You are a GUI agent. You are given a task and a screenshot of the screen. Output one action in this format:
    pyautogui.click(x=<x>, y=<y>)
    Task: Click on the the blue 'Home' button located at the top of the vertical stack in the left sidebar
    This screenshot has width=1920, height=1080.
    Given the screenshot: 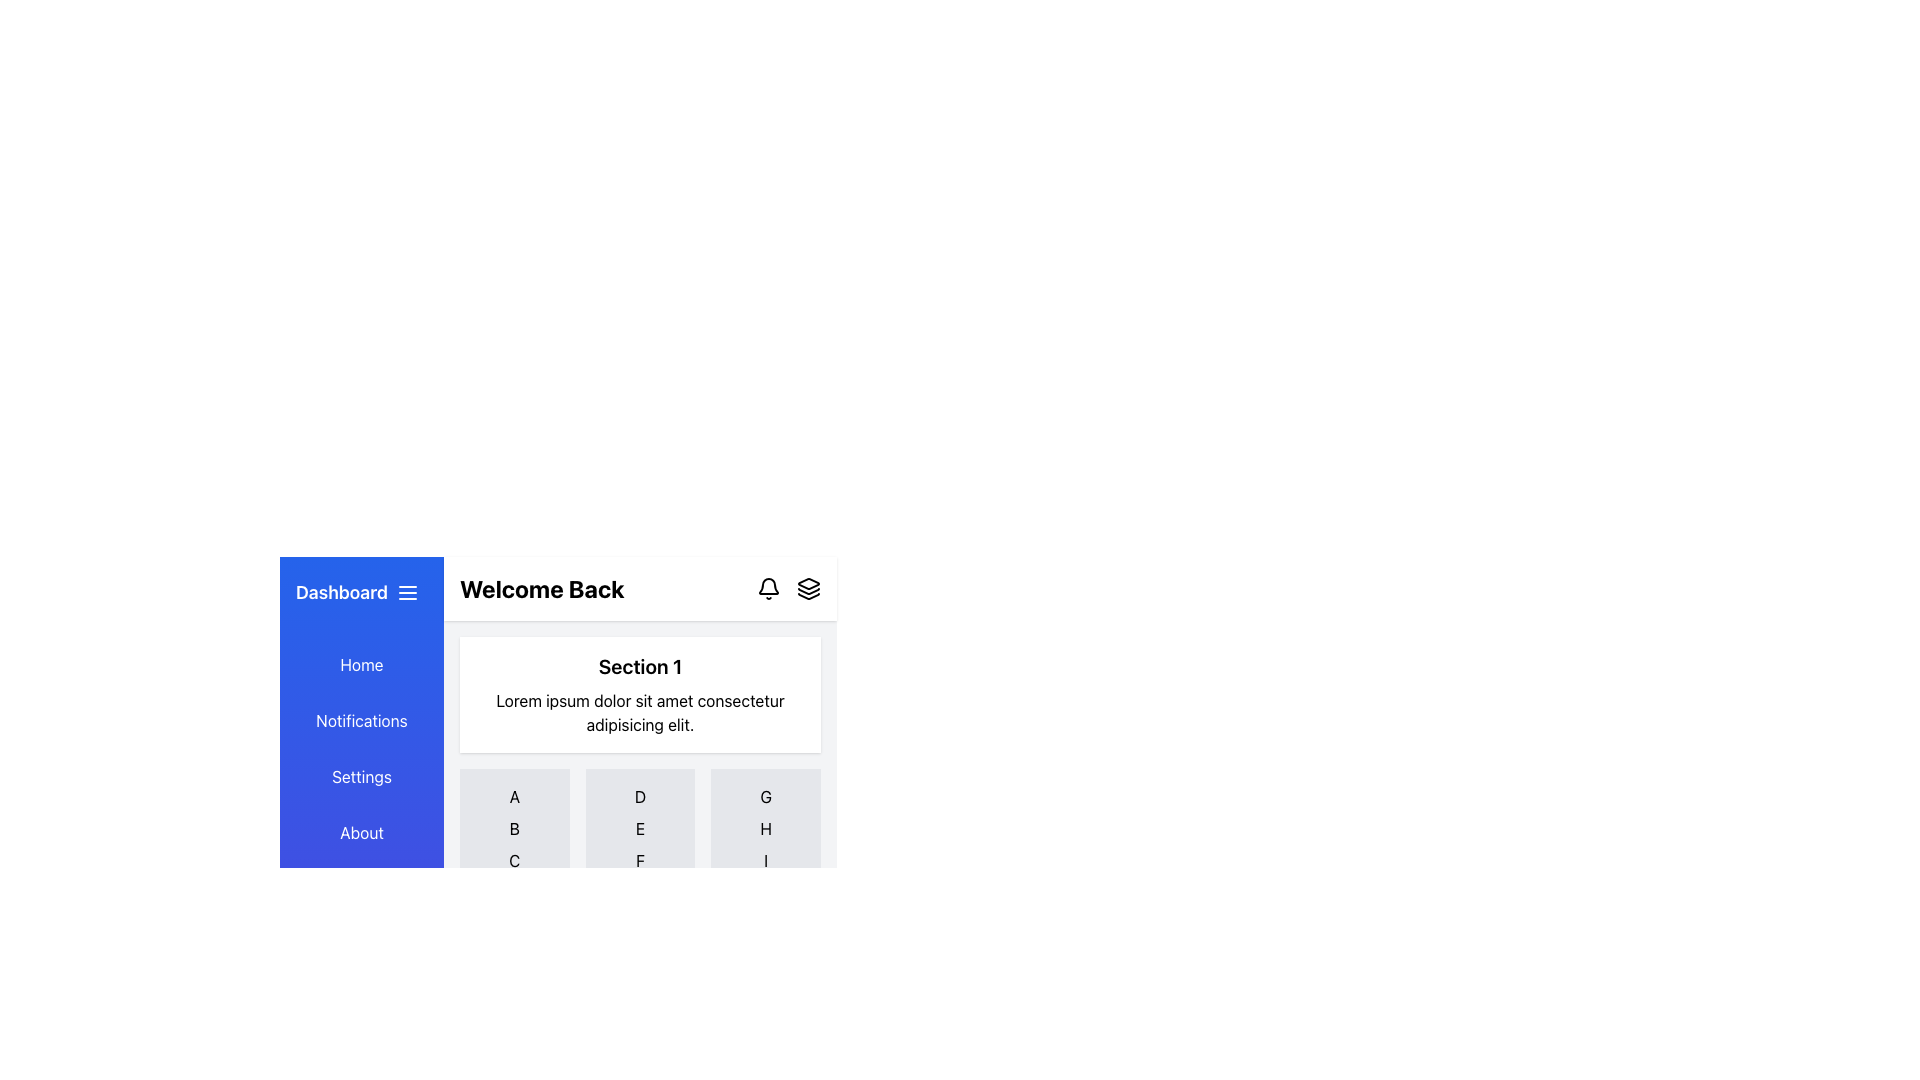 What is the action you would take?
    pyautogui.click(x=361, y=664)
    